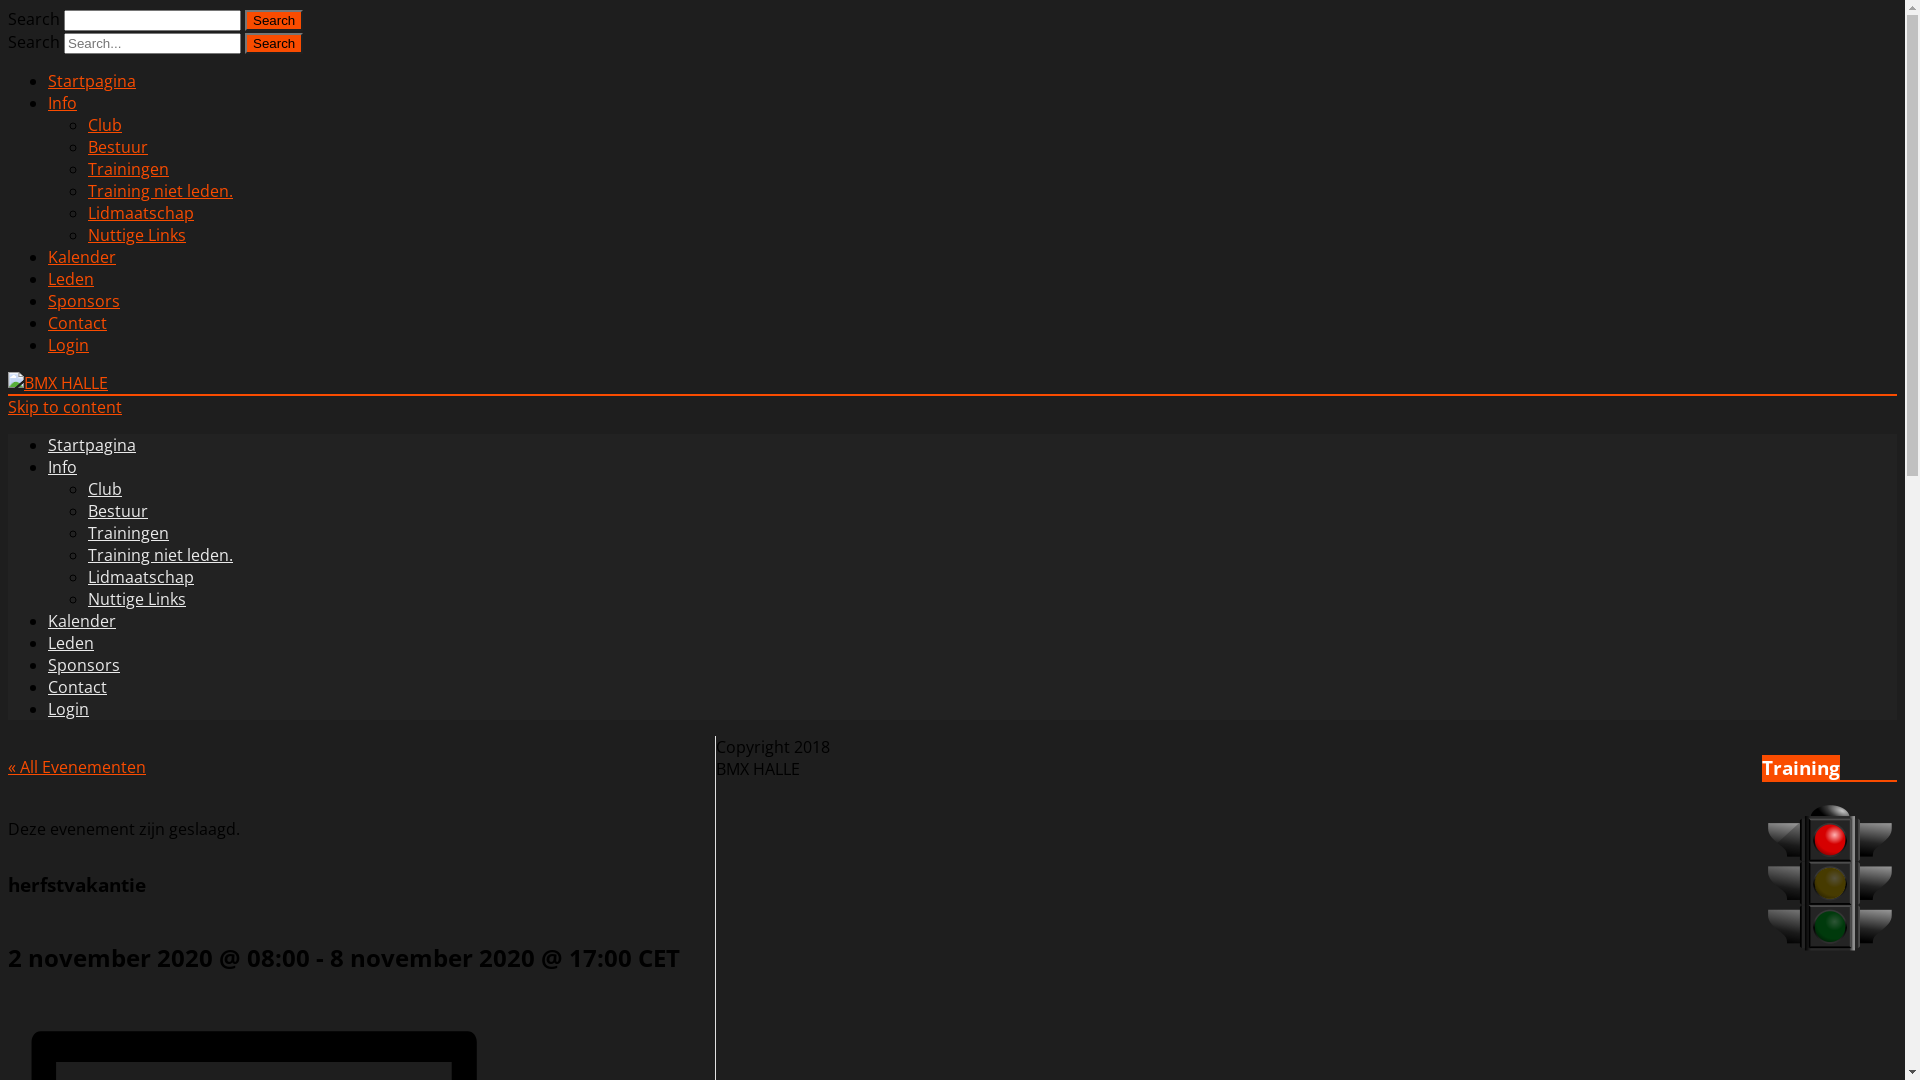 Image resolution: width=1920 pixels, height=1080 pixels. Describe the element at coordinates (82, 300) in the screenshot. I see `'Sponsors'` at that location.